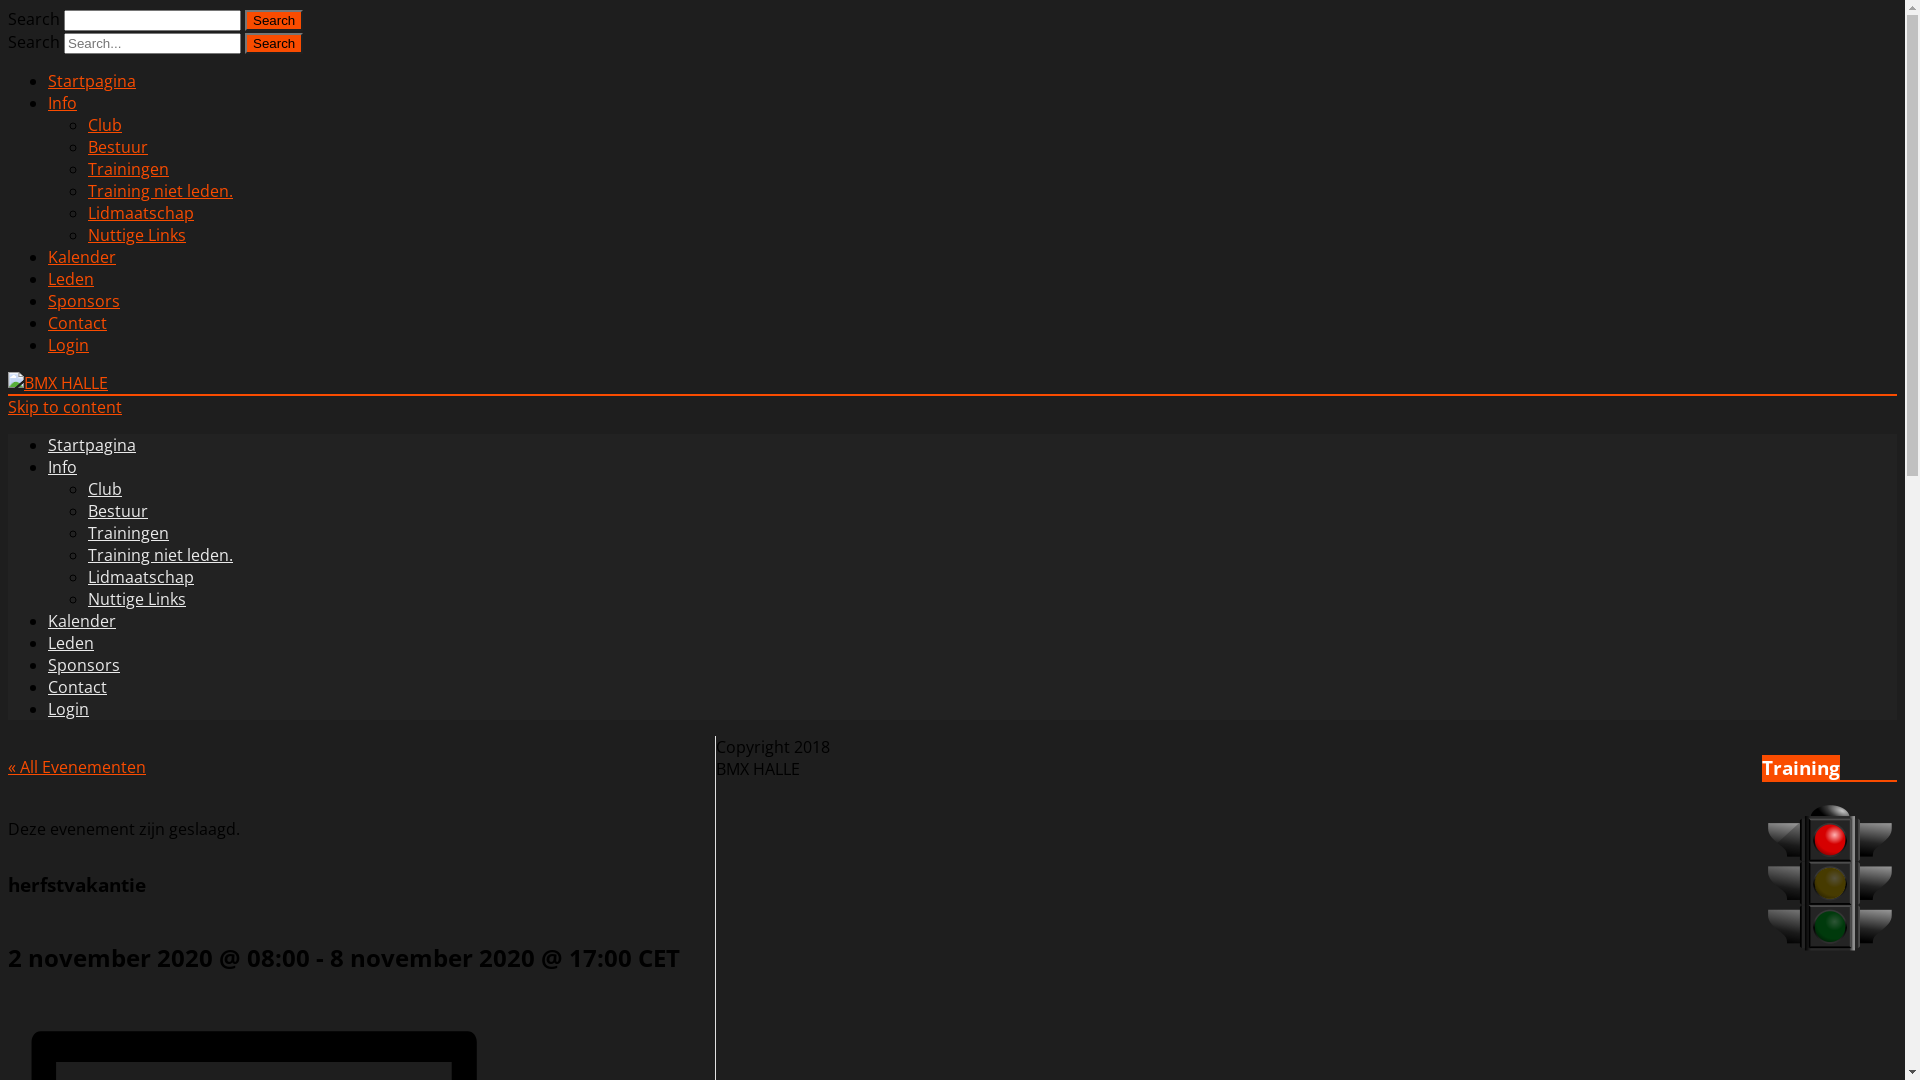 Image resolution: width=1920 pixels, height=1080 pixels. Describe the element at coordinates (82, 300) in the screenshot. I see `'Sponsors'` at that location.